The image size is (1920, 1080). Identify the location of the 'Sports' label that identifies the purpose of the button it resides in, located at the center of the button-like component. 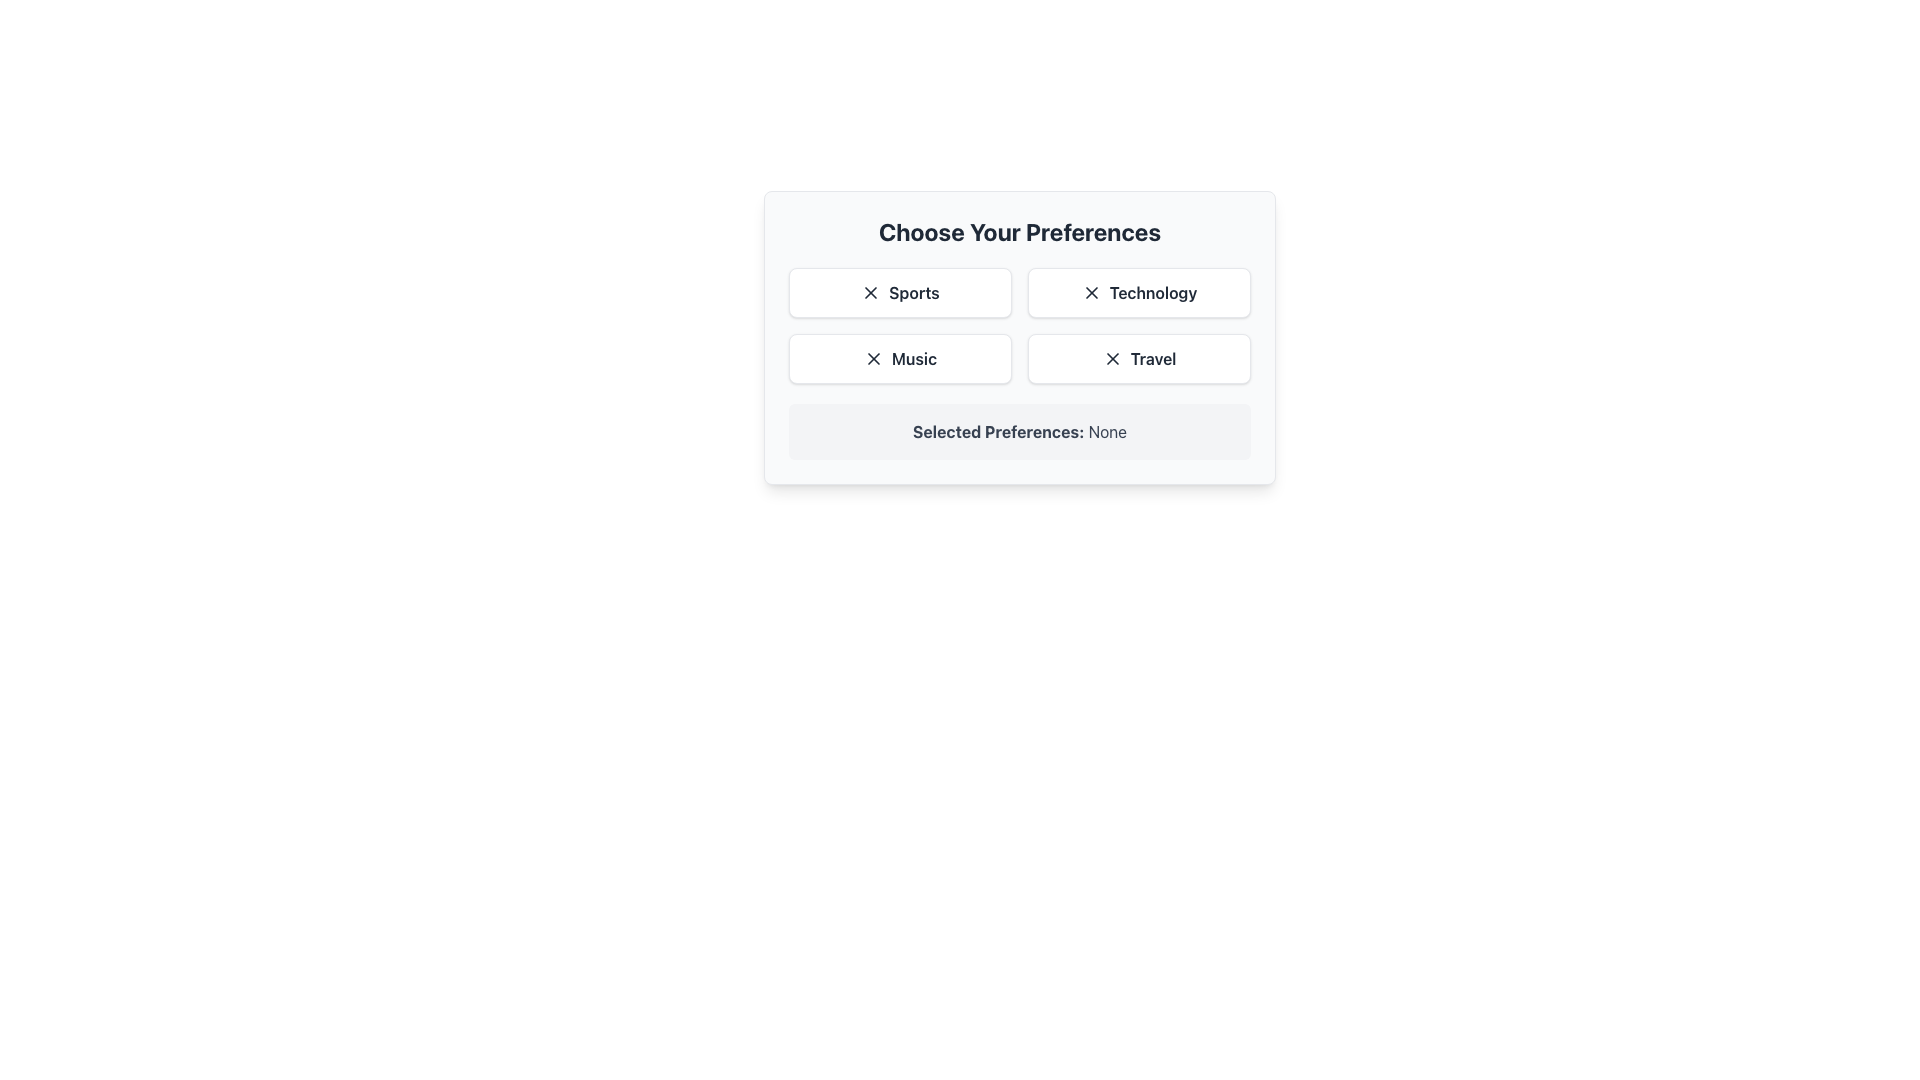
(913, 293).